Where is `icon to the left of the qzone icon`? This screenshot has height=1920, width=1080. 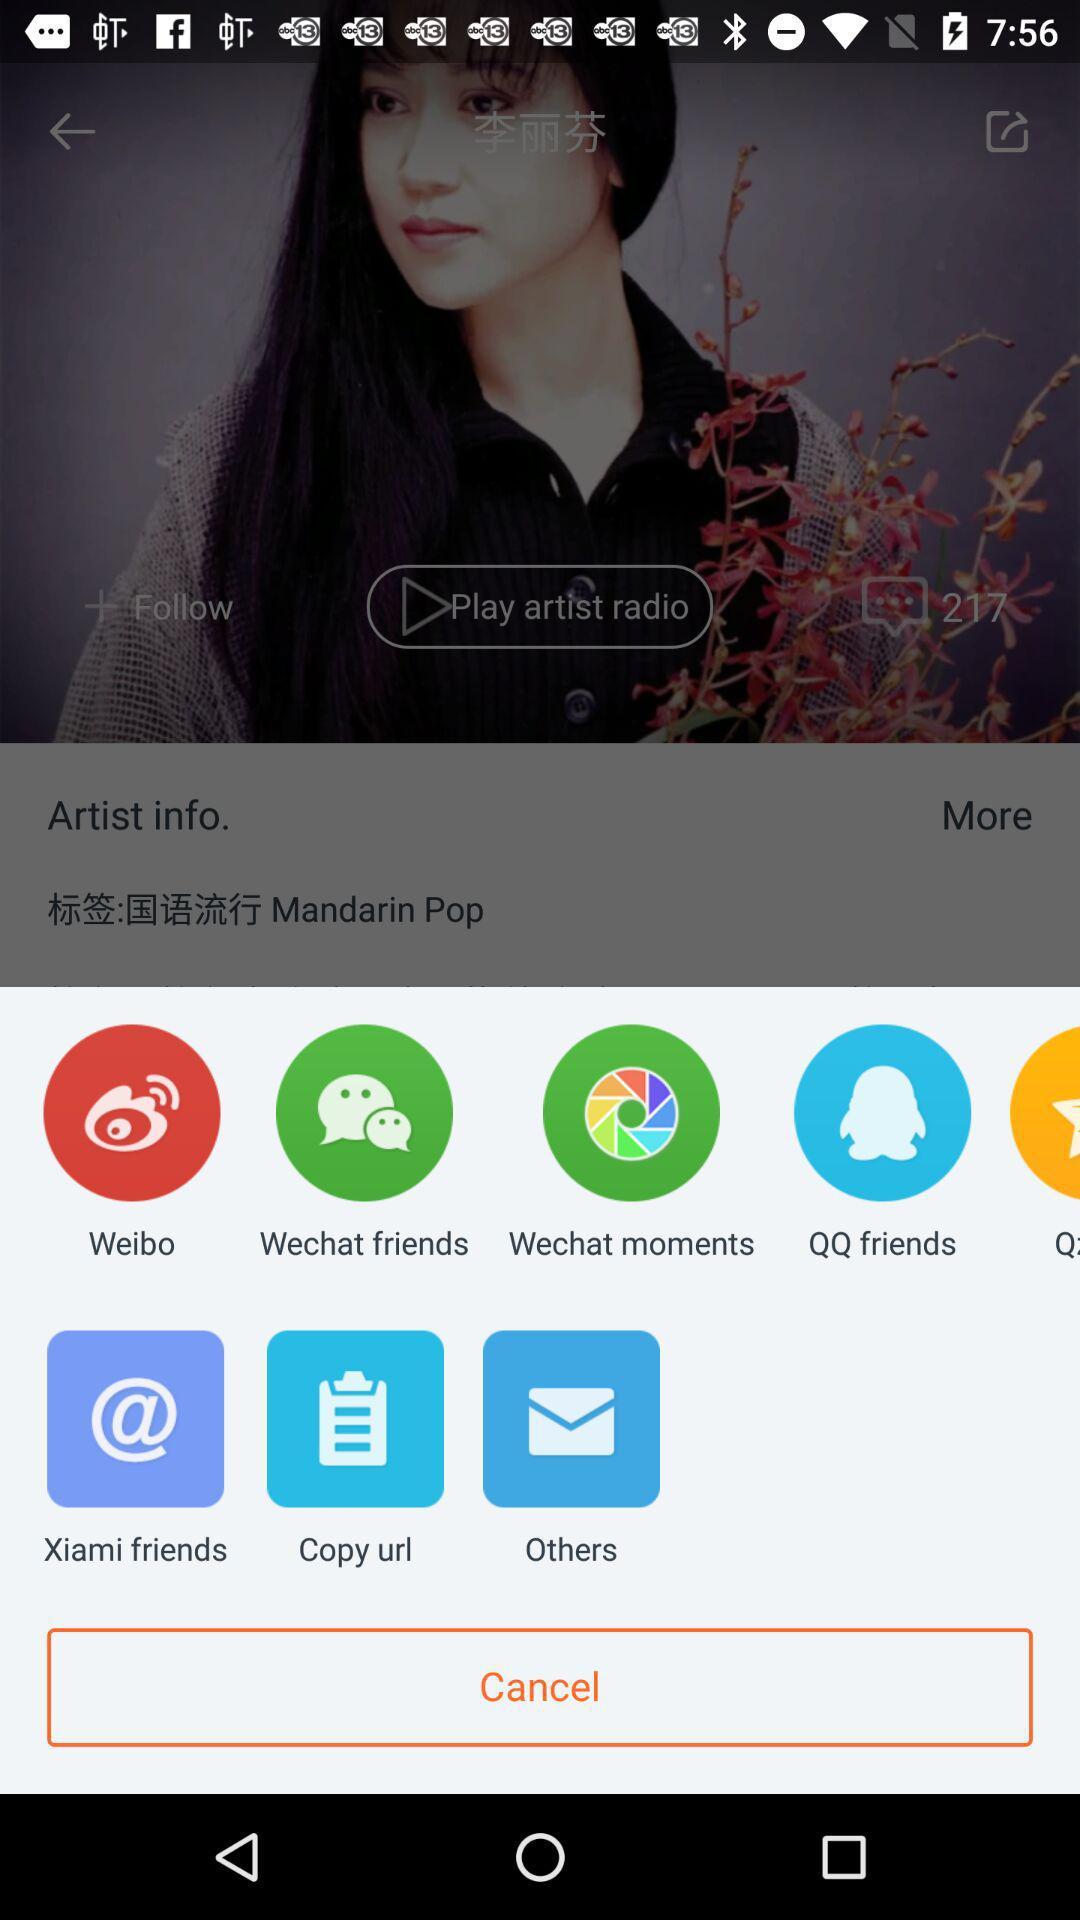 icon to the left of the qzone icon is located at coordinates (881, 1144).